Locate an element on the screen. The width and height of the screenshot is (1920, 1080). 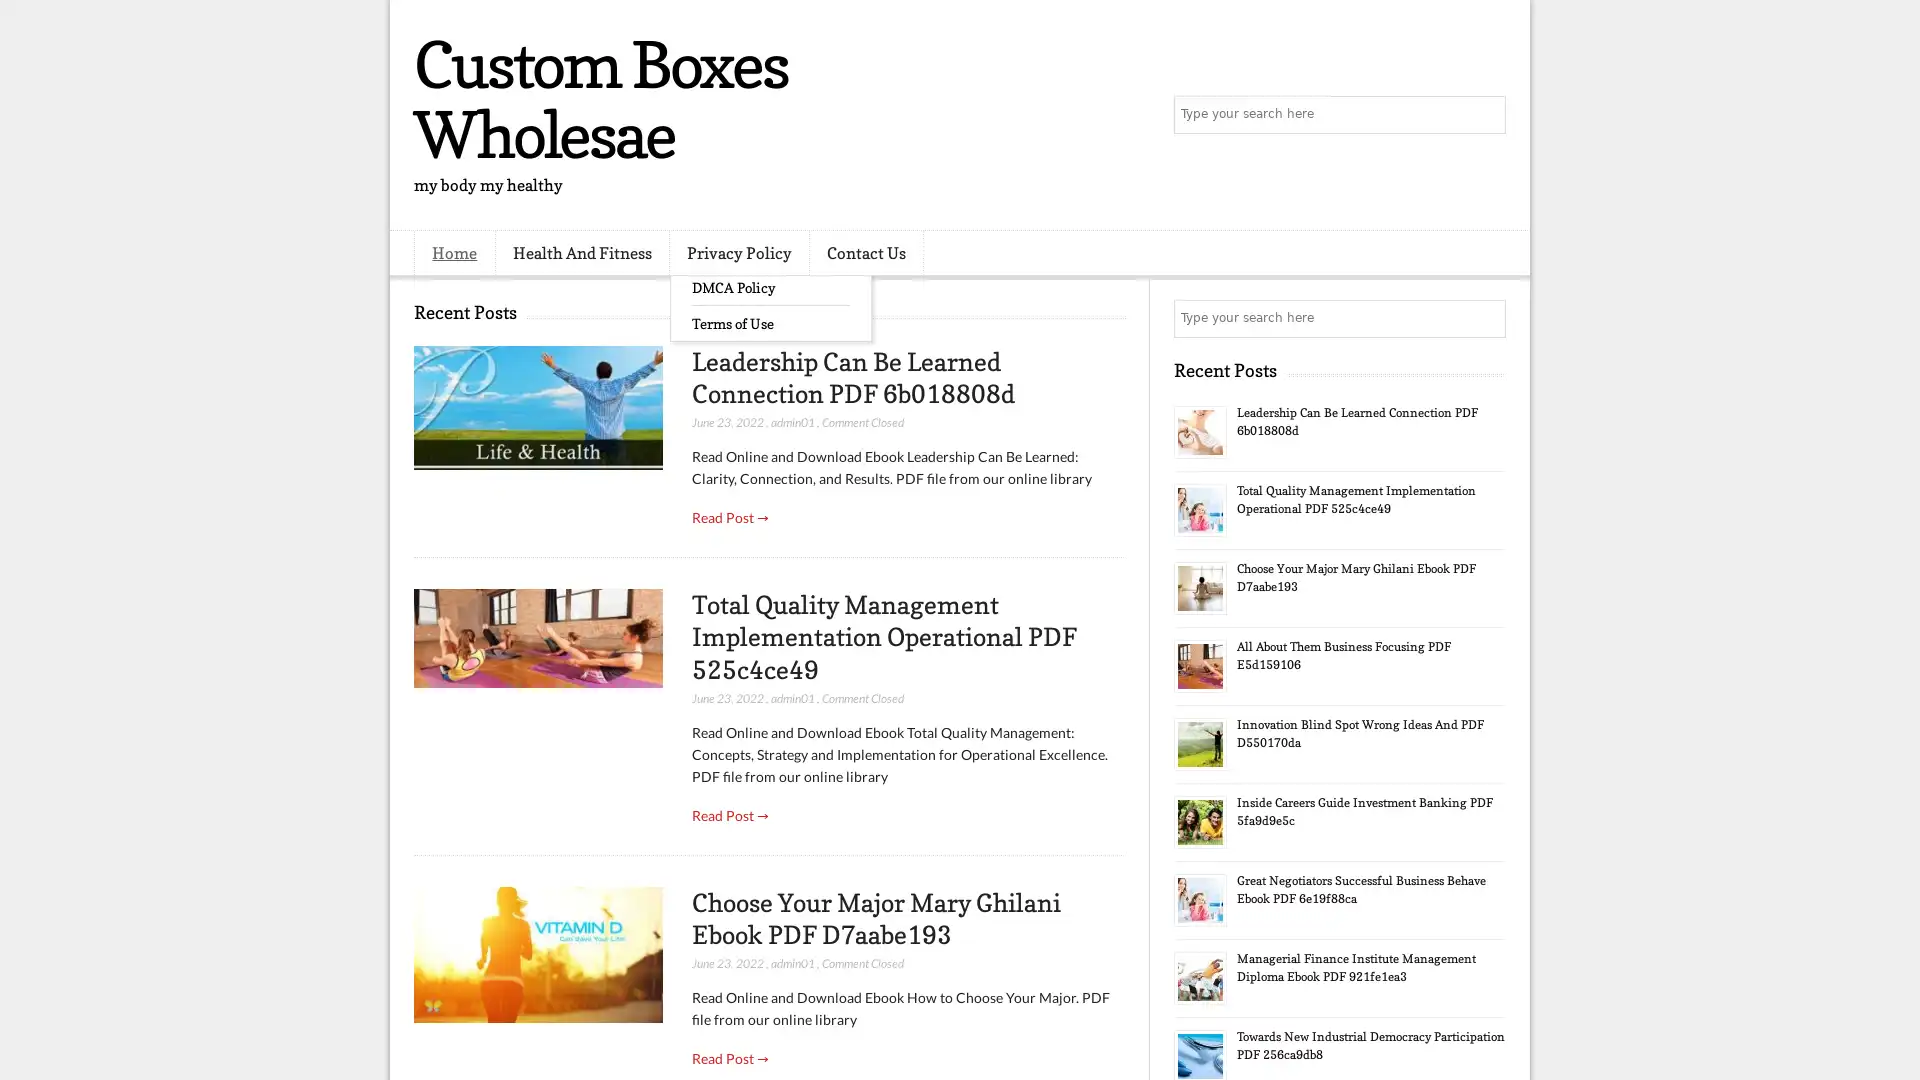
Search is located at coordinates (1485, 318).